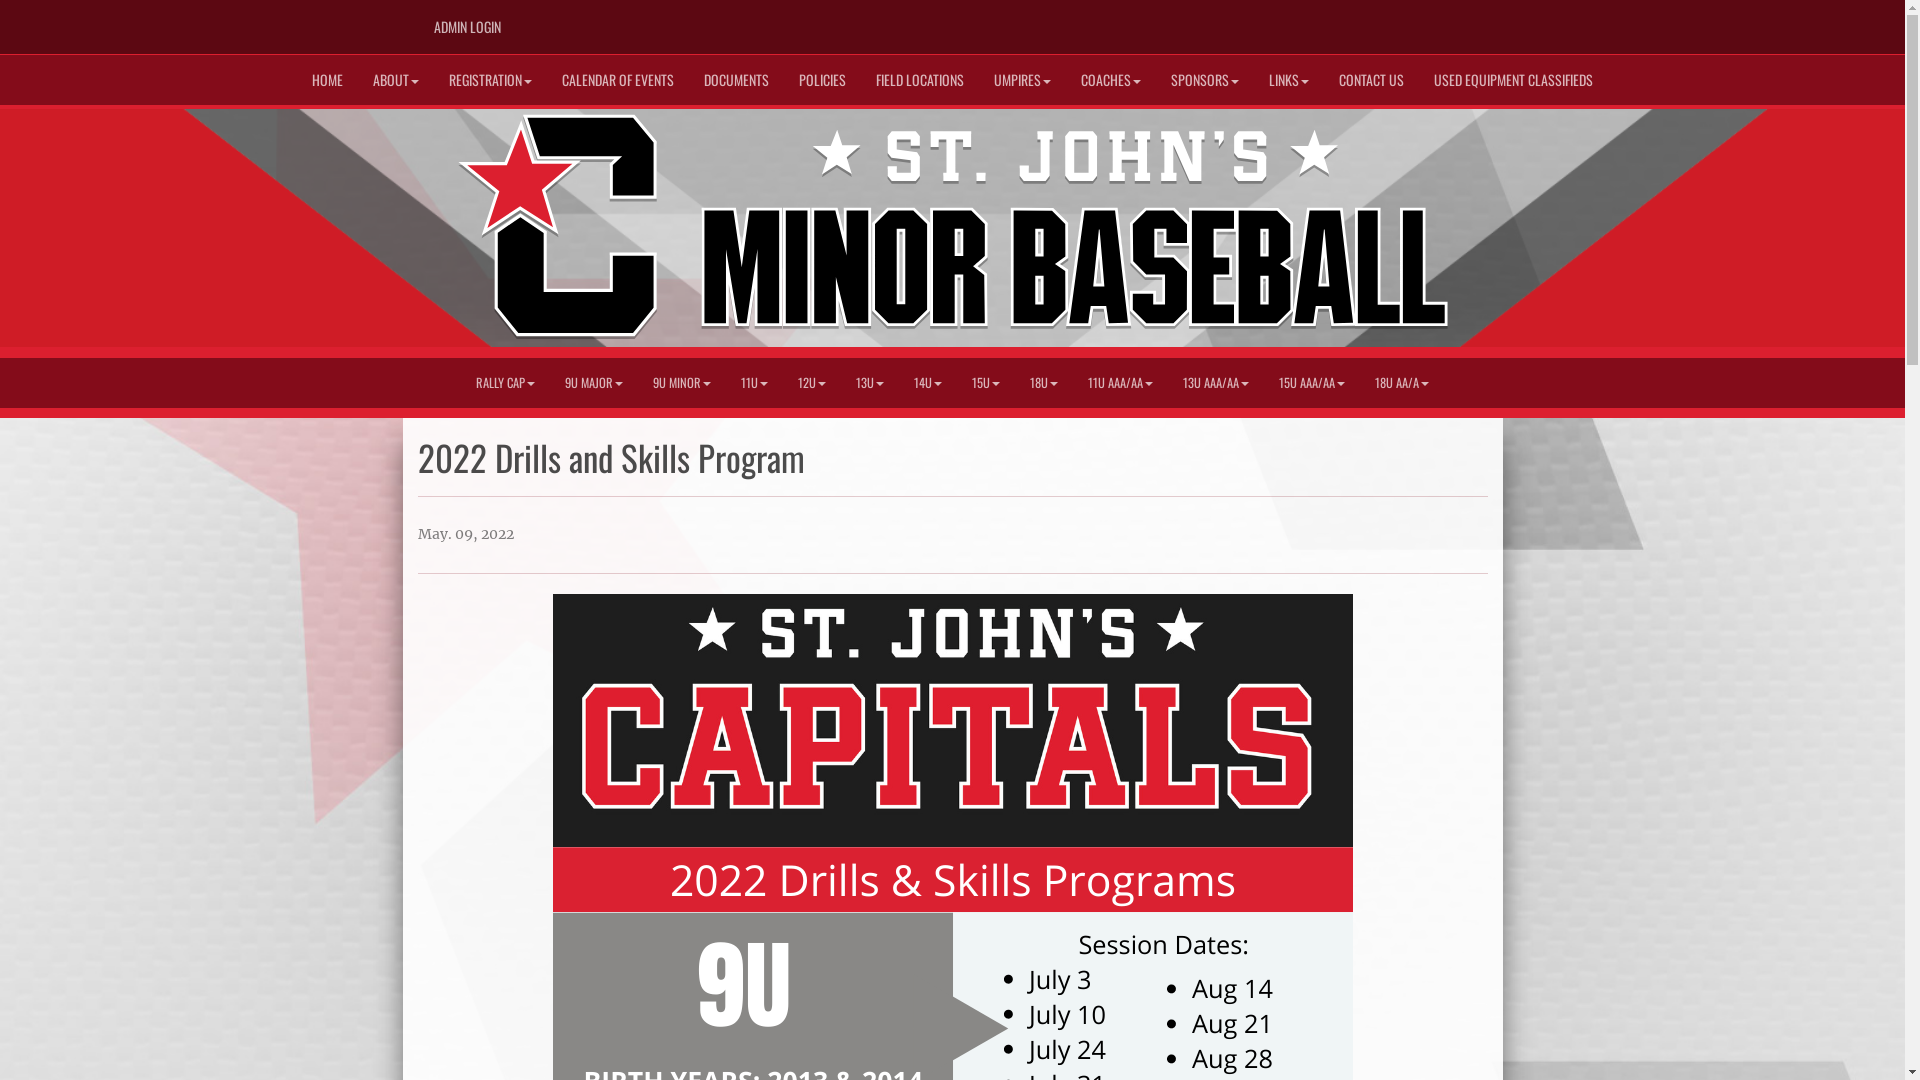 The width and height of the screenshot is (1920, 1080). Describe the element at coordinates (593, 382) in the screenshot. I see `'9U MAJOR'` at that location.